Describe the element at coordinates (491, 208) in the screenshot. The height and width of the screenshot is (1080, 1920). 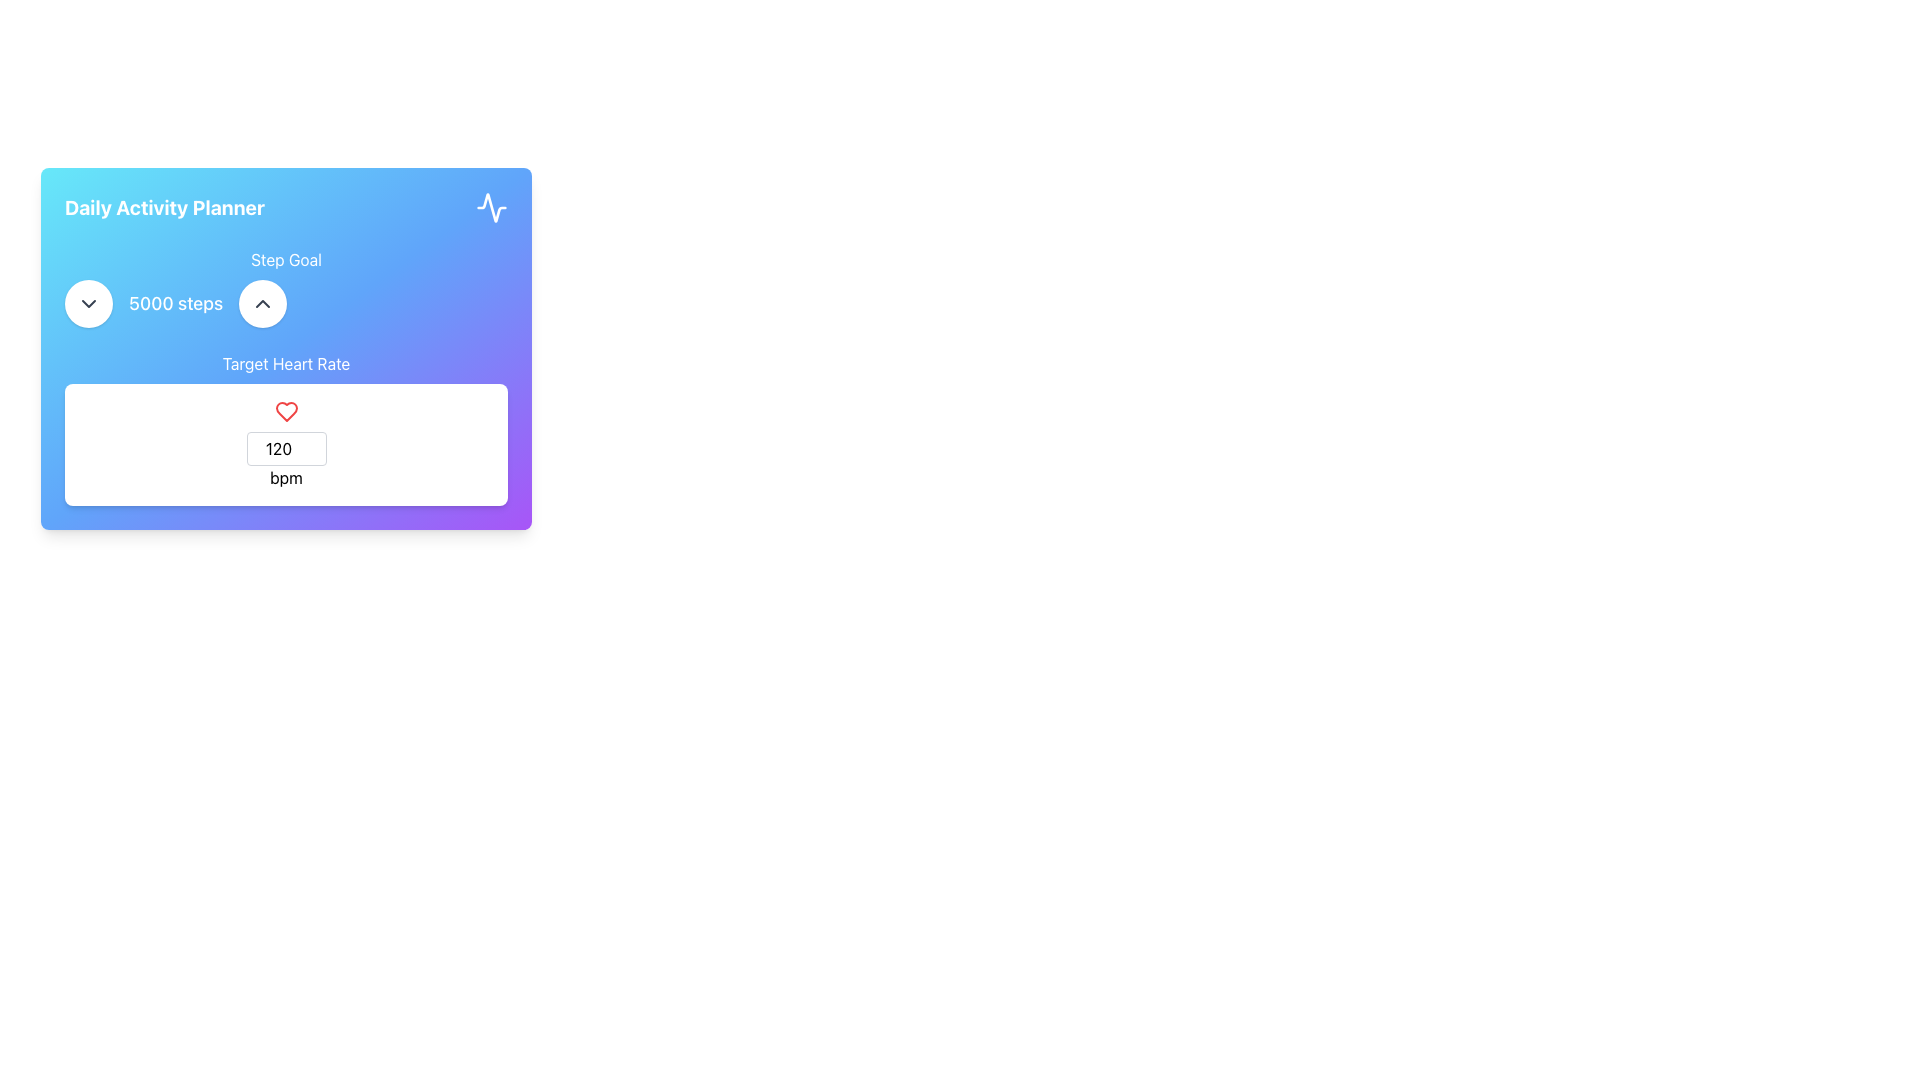
I see `the waveform style graphic icon located in the top-right corner of the 'Daily Activity Planner' card` at that location.